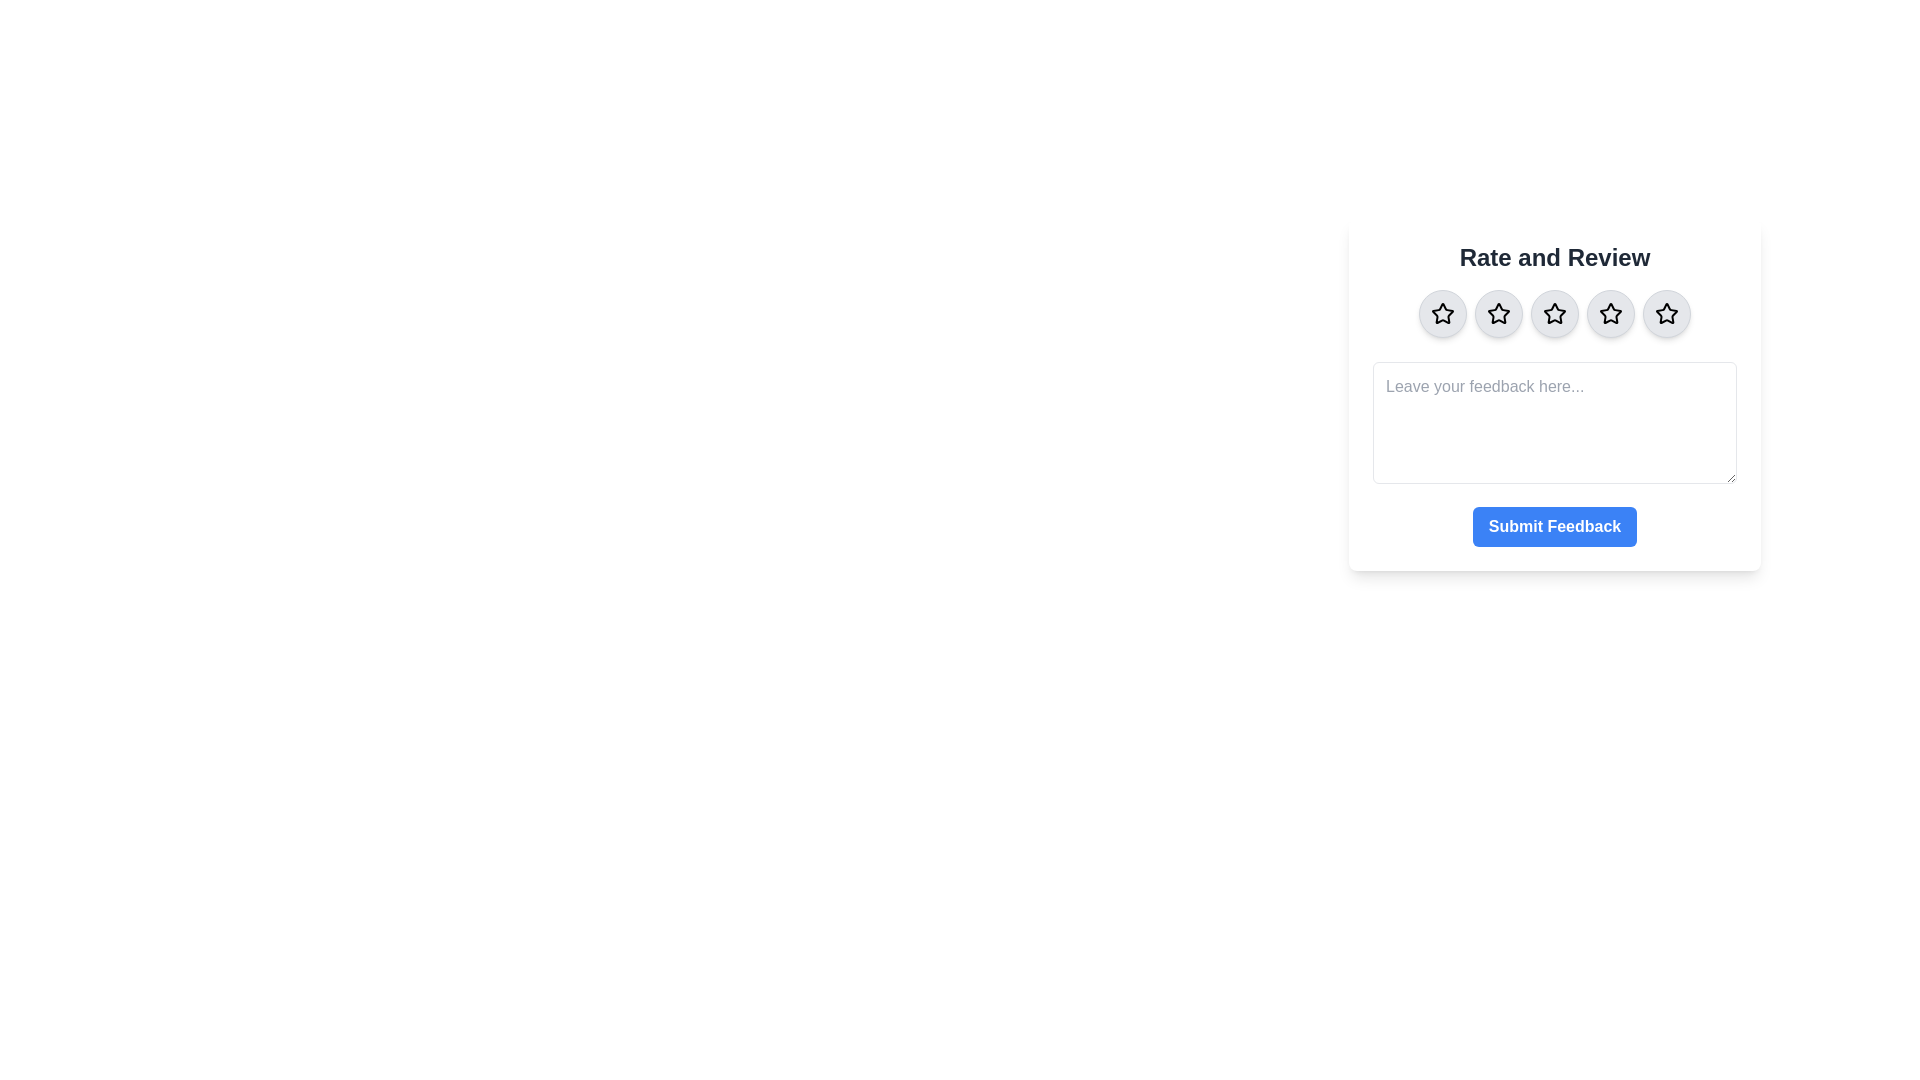 The width and height of the screenshot is (1920, 1080). I want to click on the fifth Rating button, which has a circular shape with a light gray background, darker gray border, and a black star icon in the center, so click(1666, 313).